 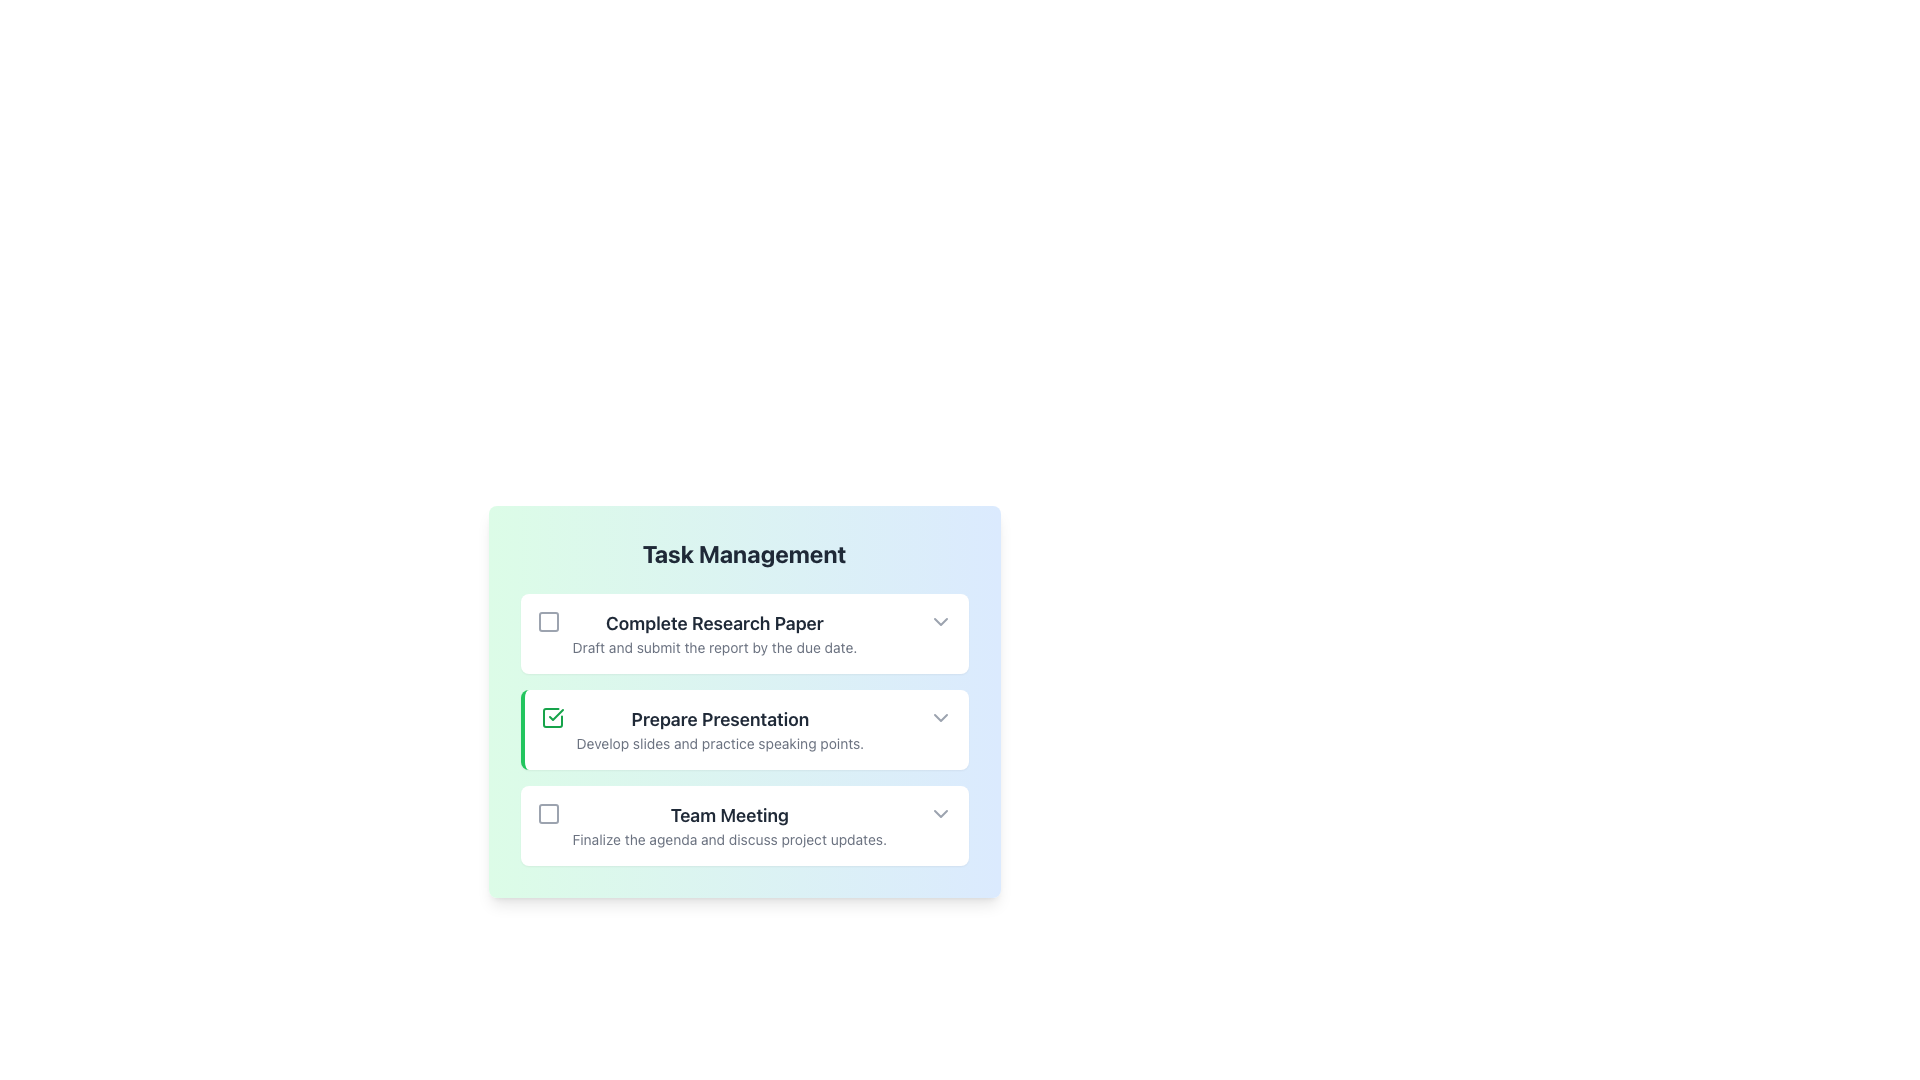 What do you see at coordinates (720, 729) in the screenshot?
I see `the 'Prepare Presentation' text block element to activate edit mode` at bounding box center [720, 729].